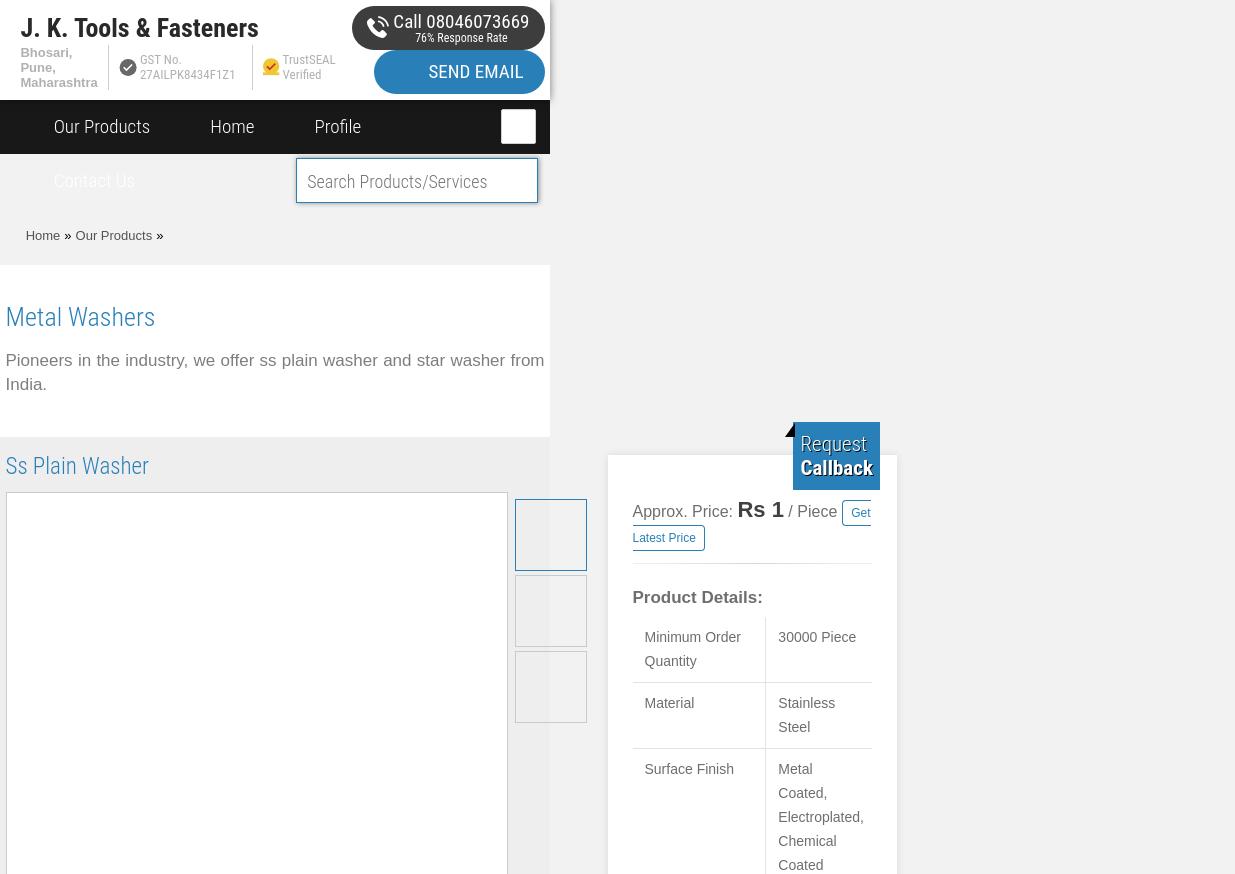 This screenshot has height=874, width=1235. What do you see at coordinates (19, 26) in the screenshot?
I see `'J. K. Tools & Fasteners'` at bounding box center [19, 26].